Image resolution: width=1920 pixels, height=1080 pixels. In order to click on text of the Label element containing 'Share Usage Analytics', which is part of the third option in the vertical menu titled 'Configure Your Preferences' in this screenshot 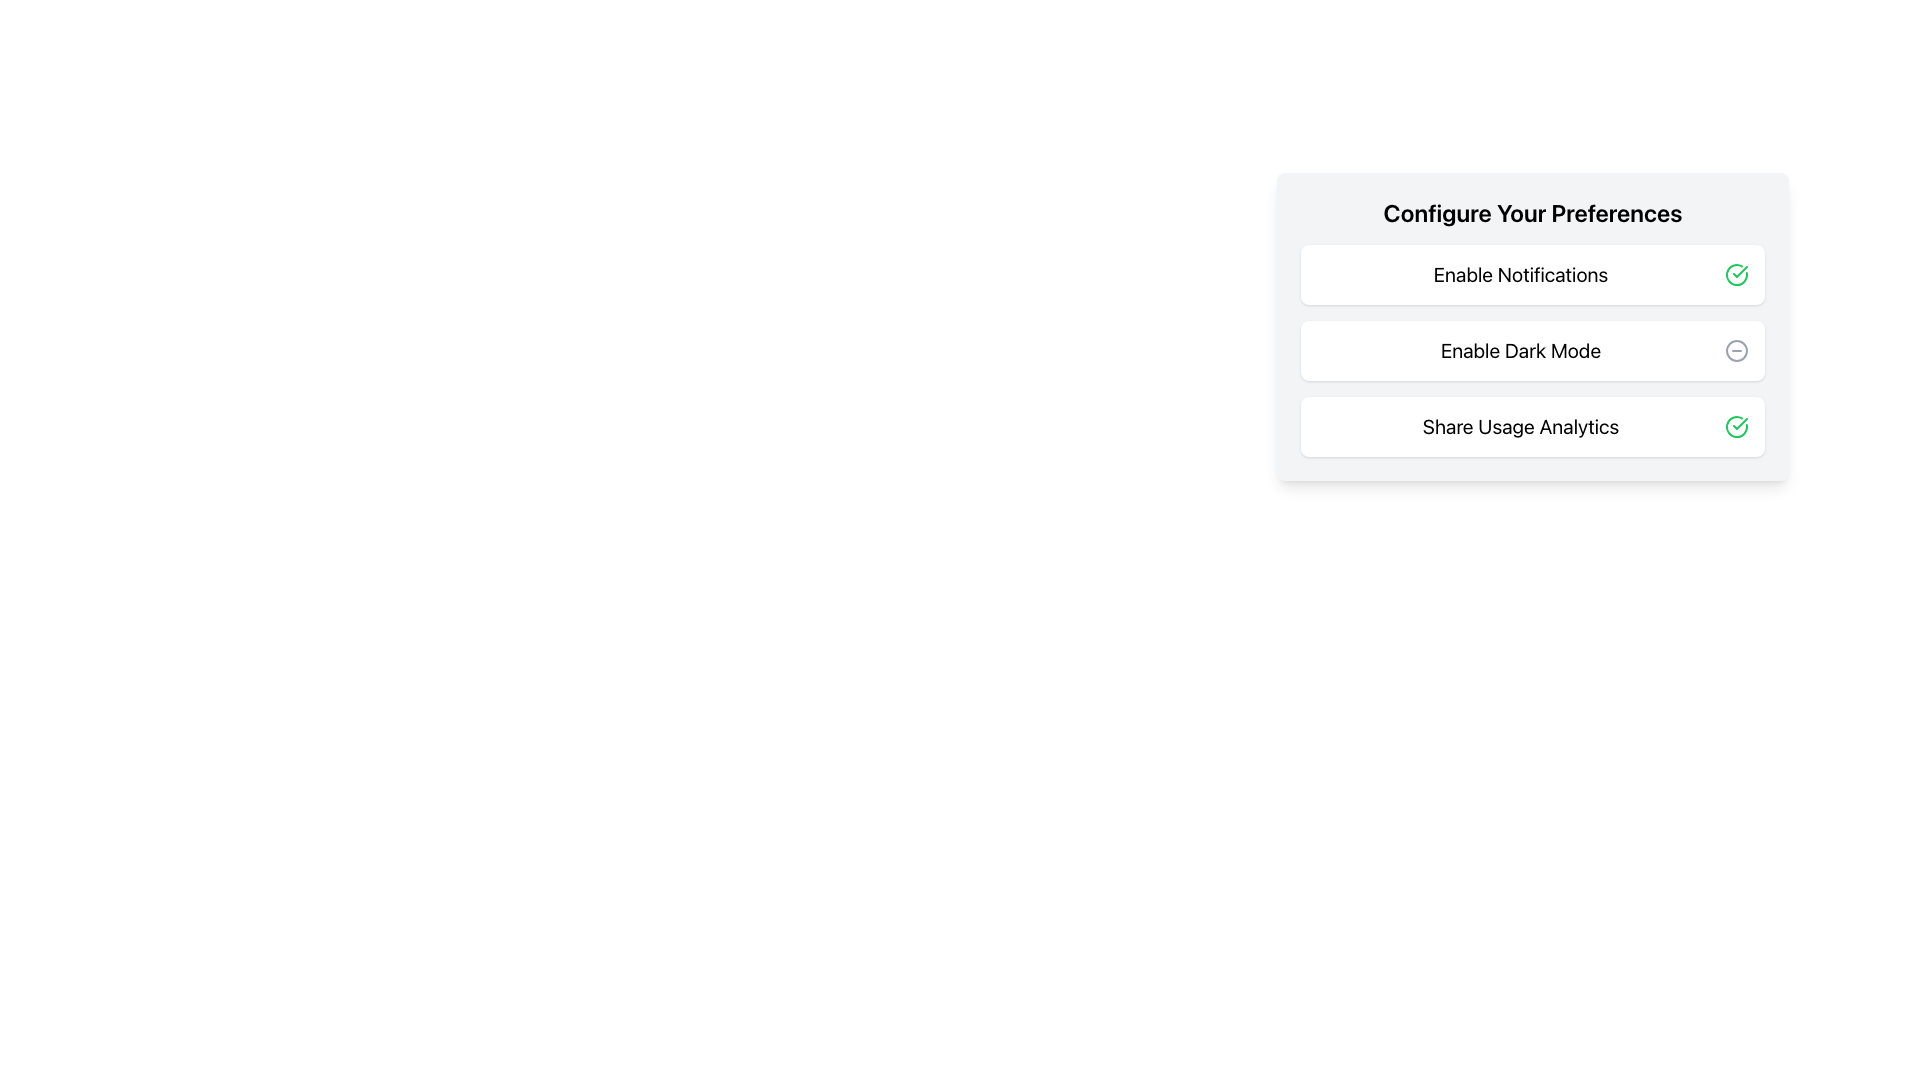, I will do `click(1520, 426)`.